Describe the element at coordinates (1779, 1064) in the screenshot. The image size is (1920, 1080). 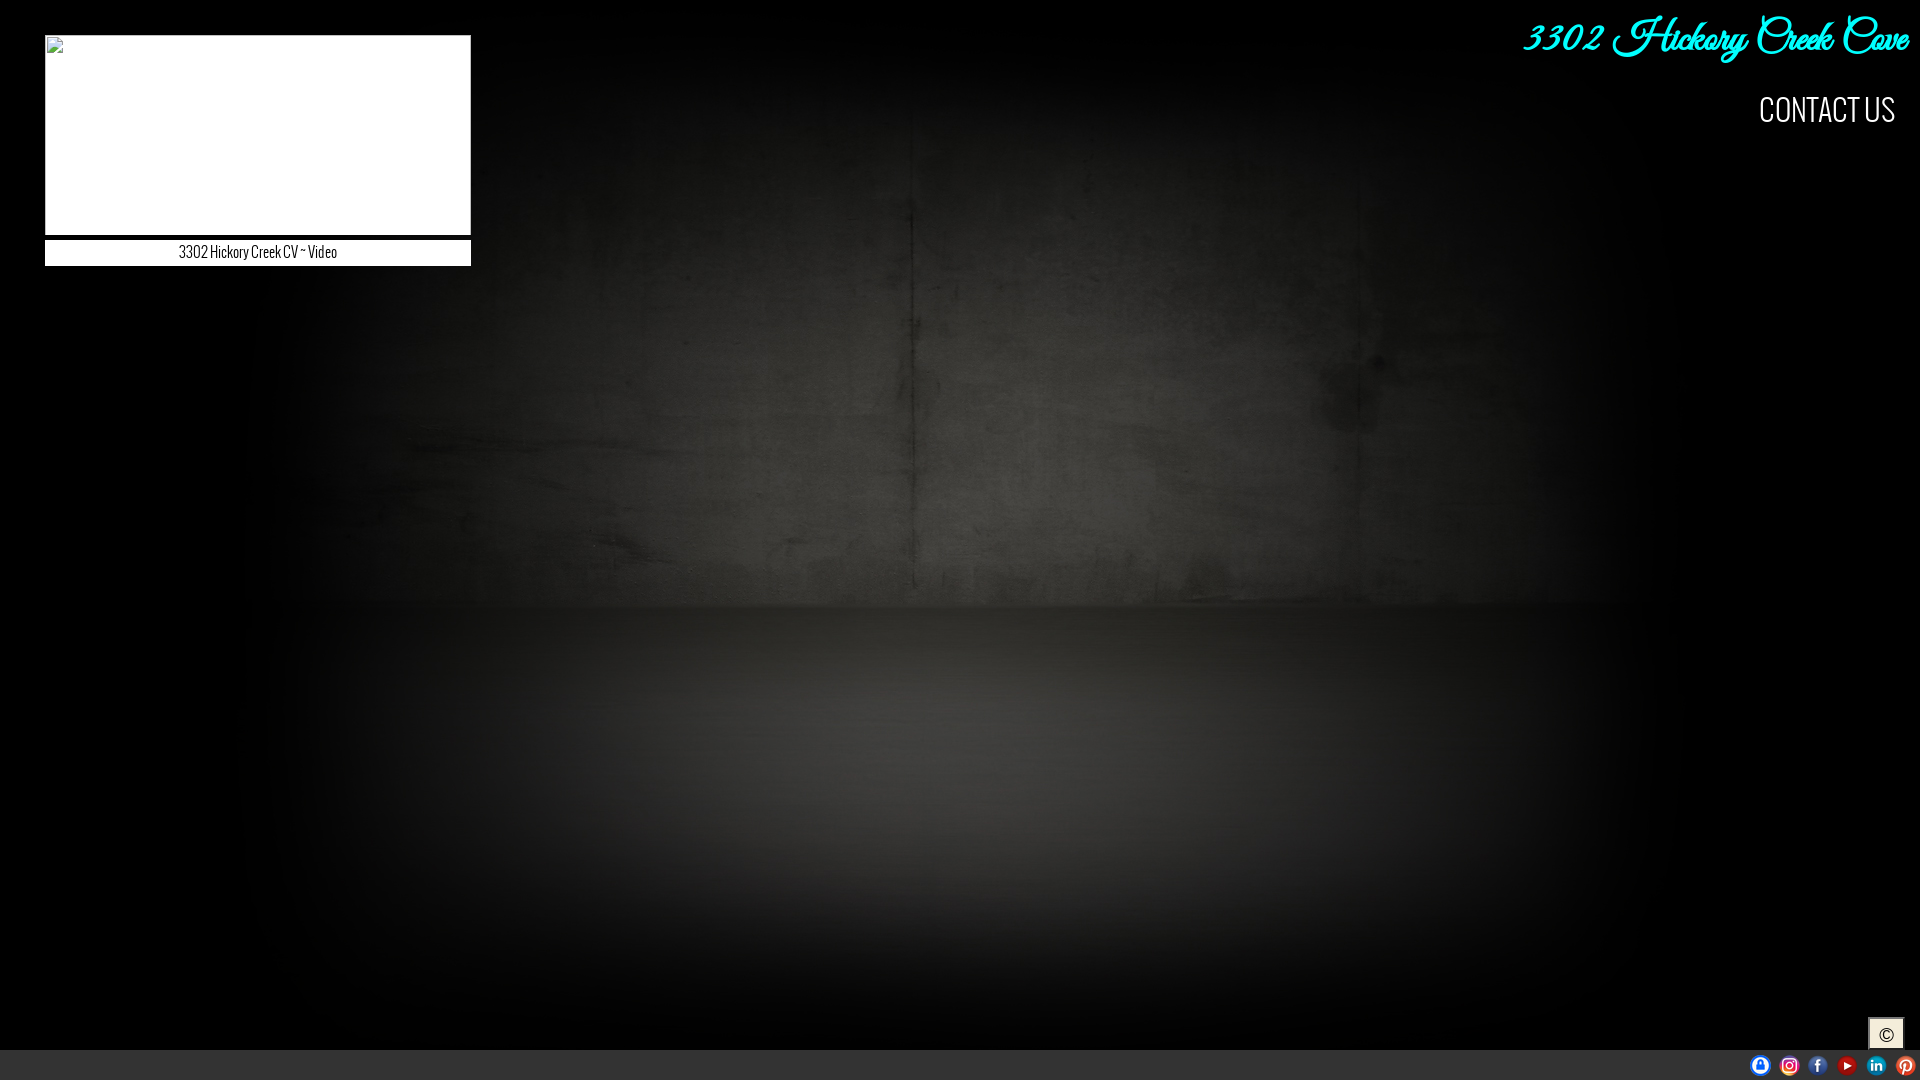
I see `'Instagram'` at that location.